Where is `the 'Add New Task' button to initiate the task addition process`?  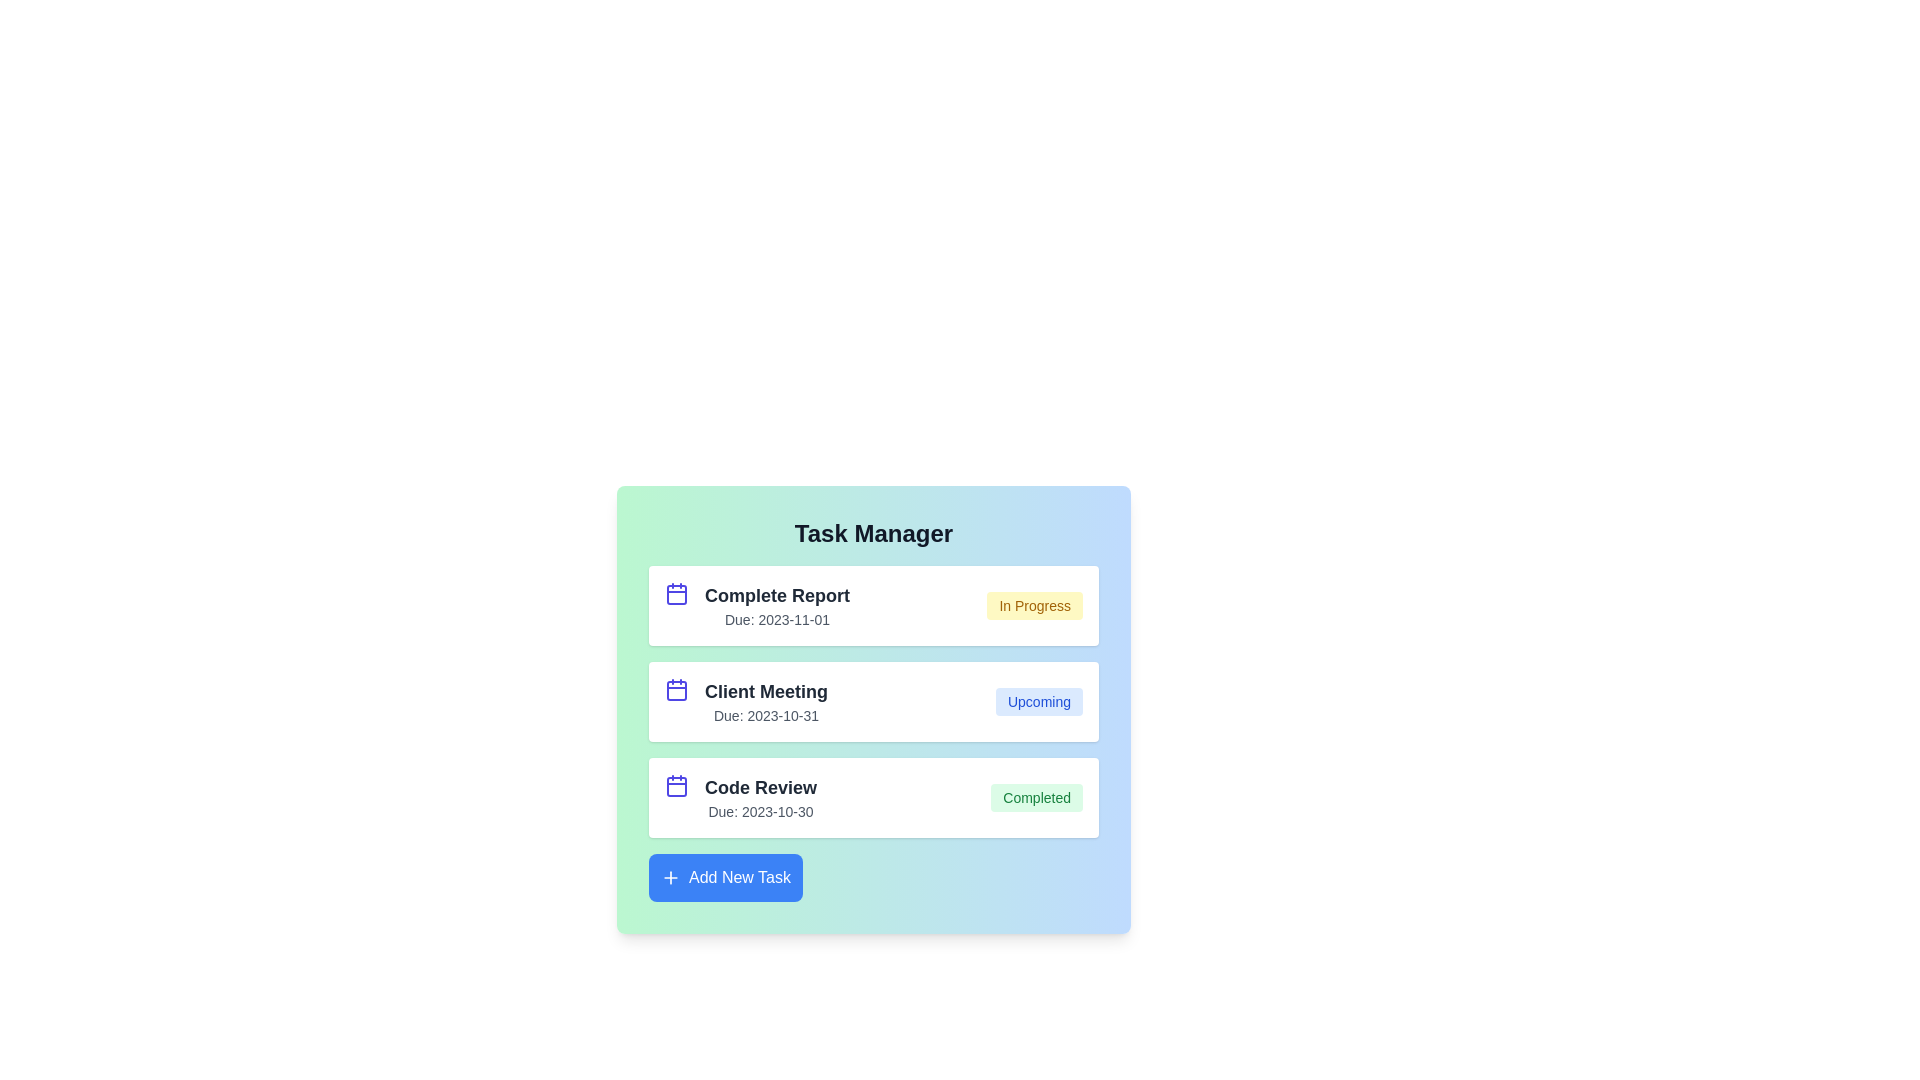
the 'Add New Task' button to initiate the task addition process is located at coordinates (724, 877).